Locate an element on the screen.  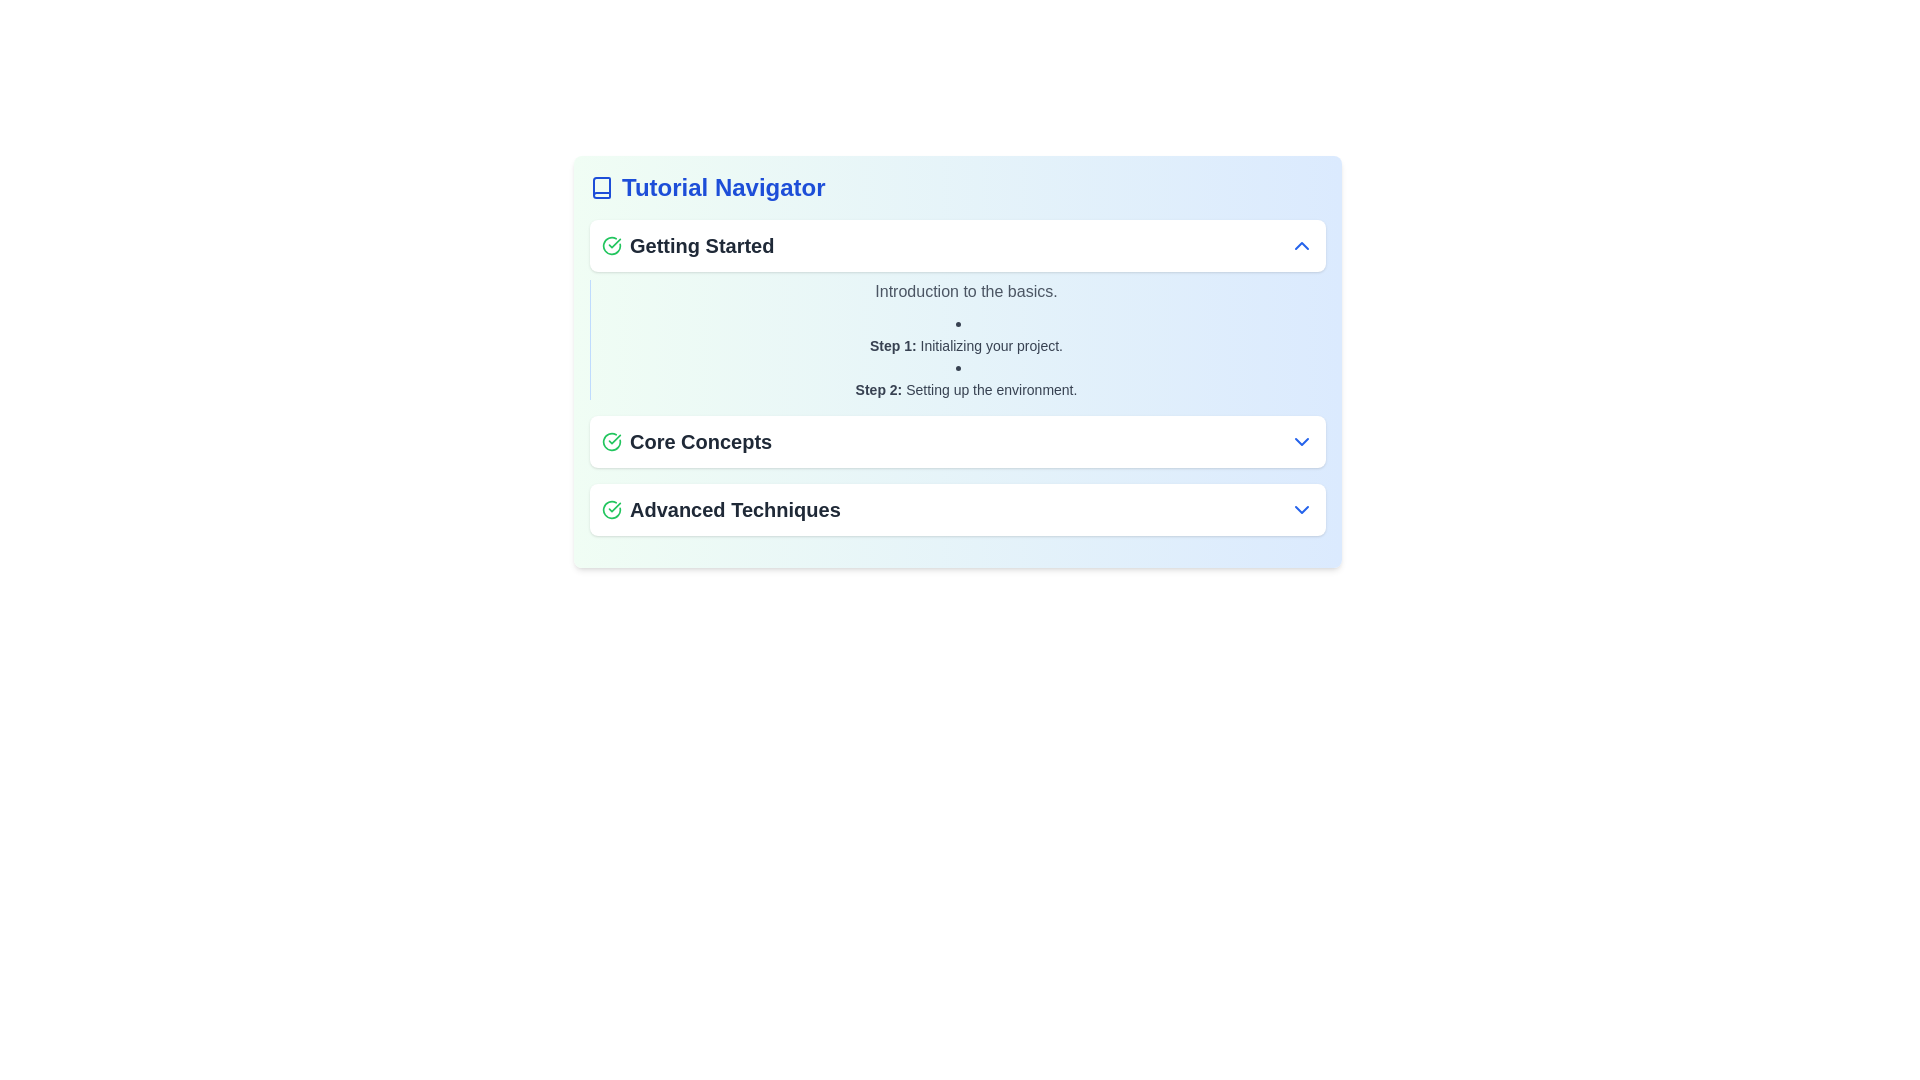
the static text that reads 'Introduction to the basics.' which is styled with a gray, medium-sized font and located under the heading 'Getting Started' in a tutorial step navigator is located at coordinates (966, 292).